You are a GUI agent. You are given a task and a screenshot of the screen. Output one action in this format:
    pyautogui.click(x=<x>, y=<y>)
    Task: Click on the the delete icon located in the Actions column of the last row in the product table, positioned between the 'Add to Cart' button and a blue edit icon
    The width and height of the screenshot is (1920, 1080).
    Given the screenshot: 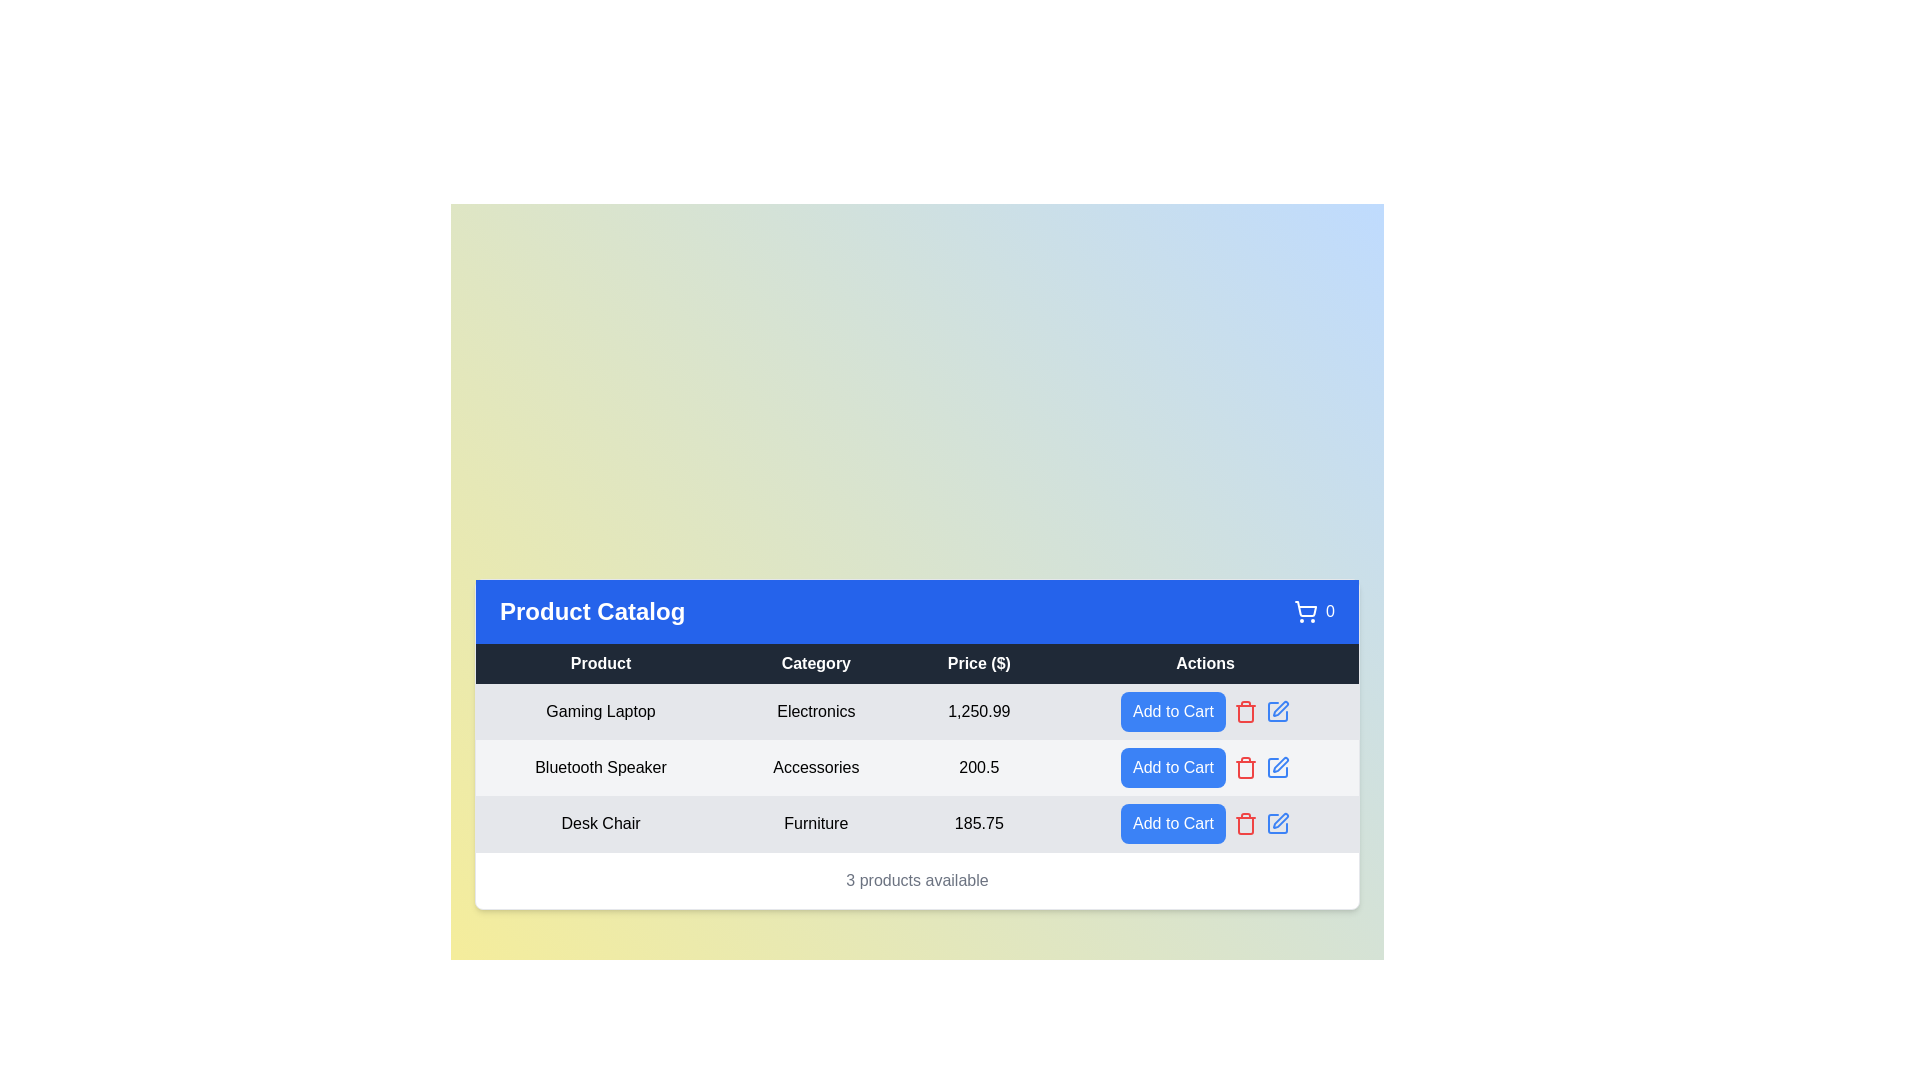 What is the action you would take?
    pyautogui.click(x=1244, y=823)
    